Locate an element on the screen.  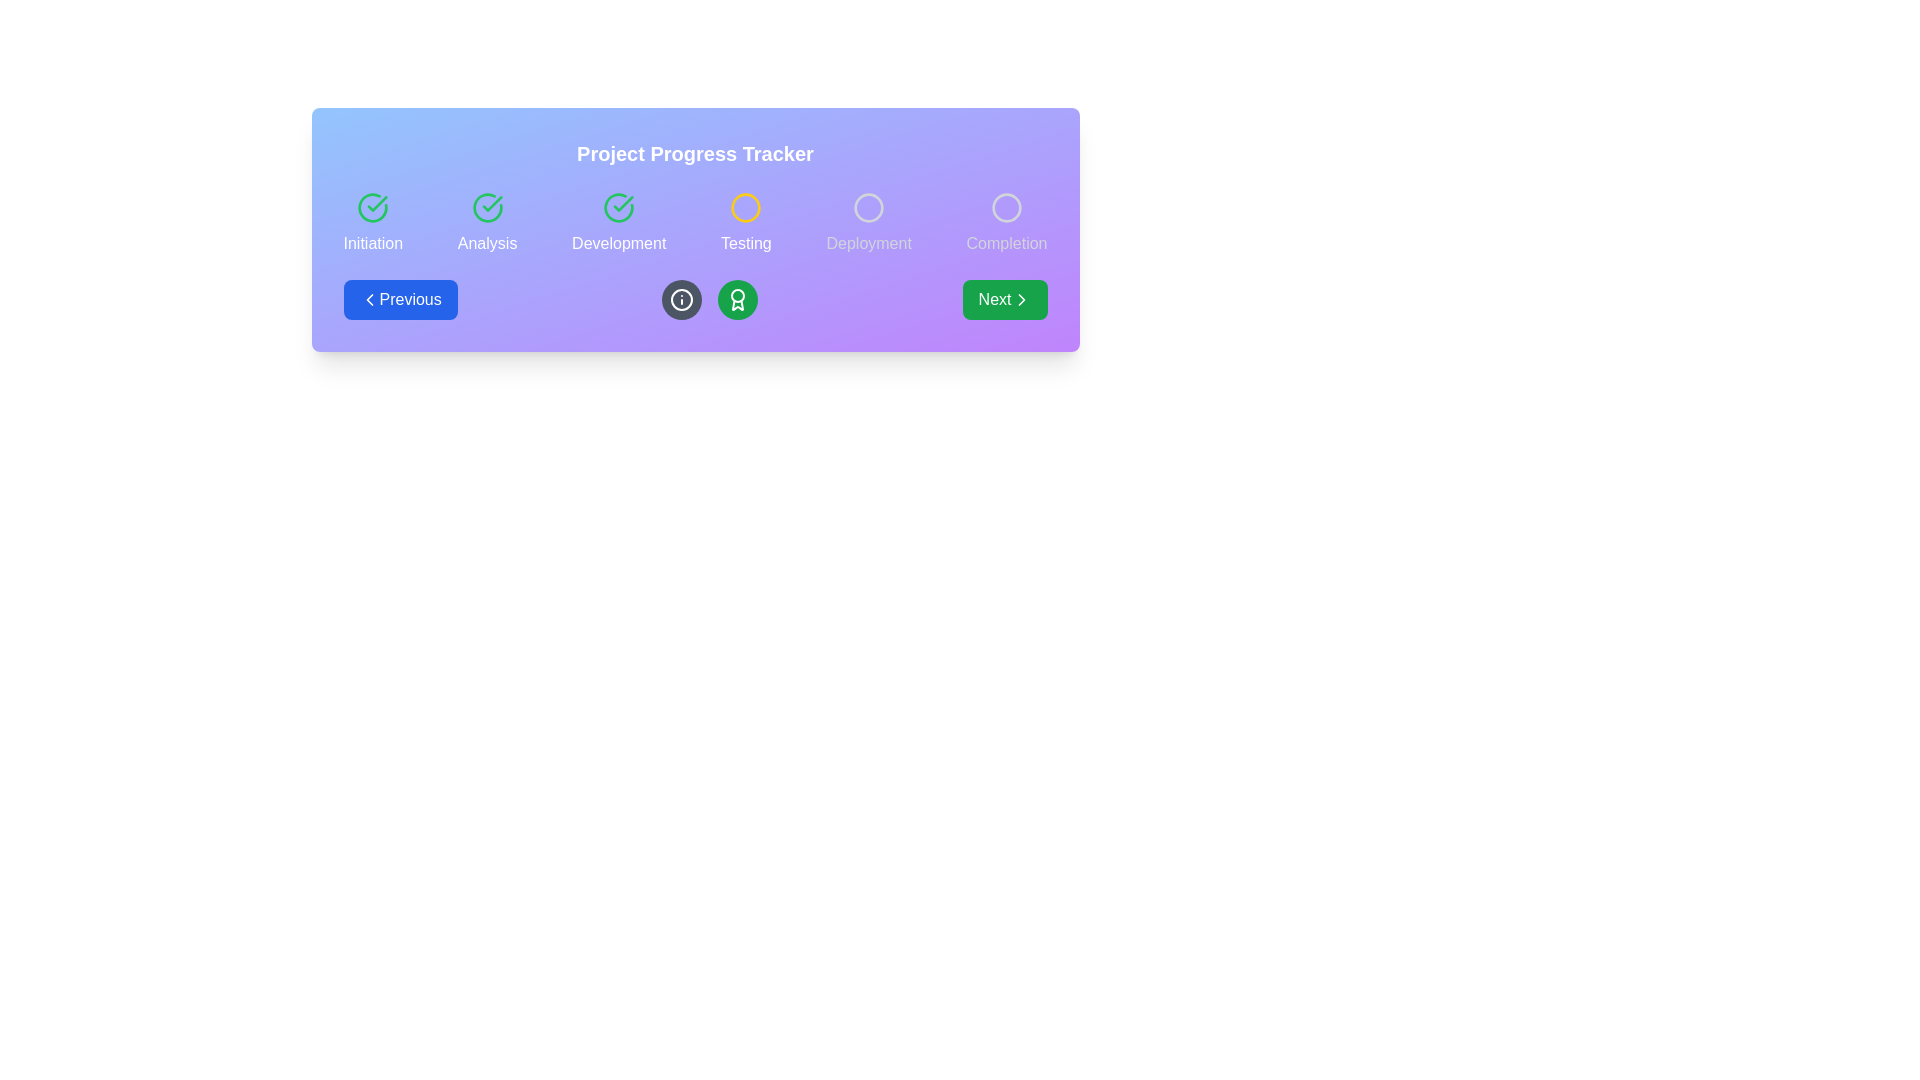
the state of the 'Analysis' icon, which signifies the completion of the Analysis phase in the progress tracker is located at coordinates (487, 208).